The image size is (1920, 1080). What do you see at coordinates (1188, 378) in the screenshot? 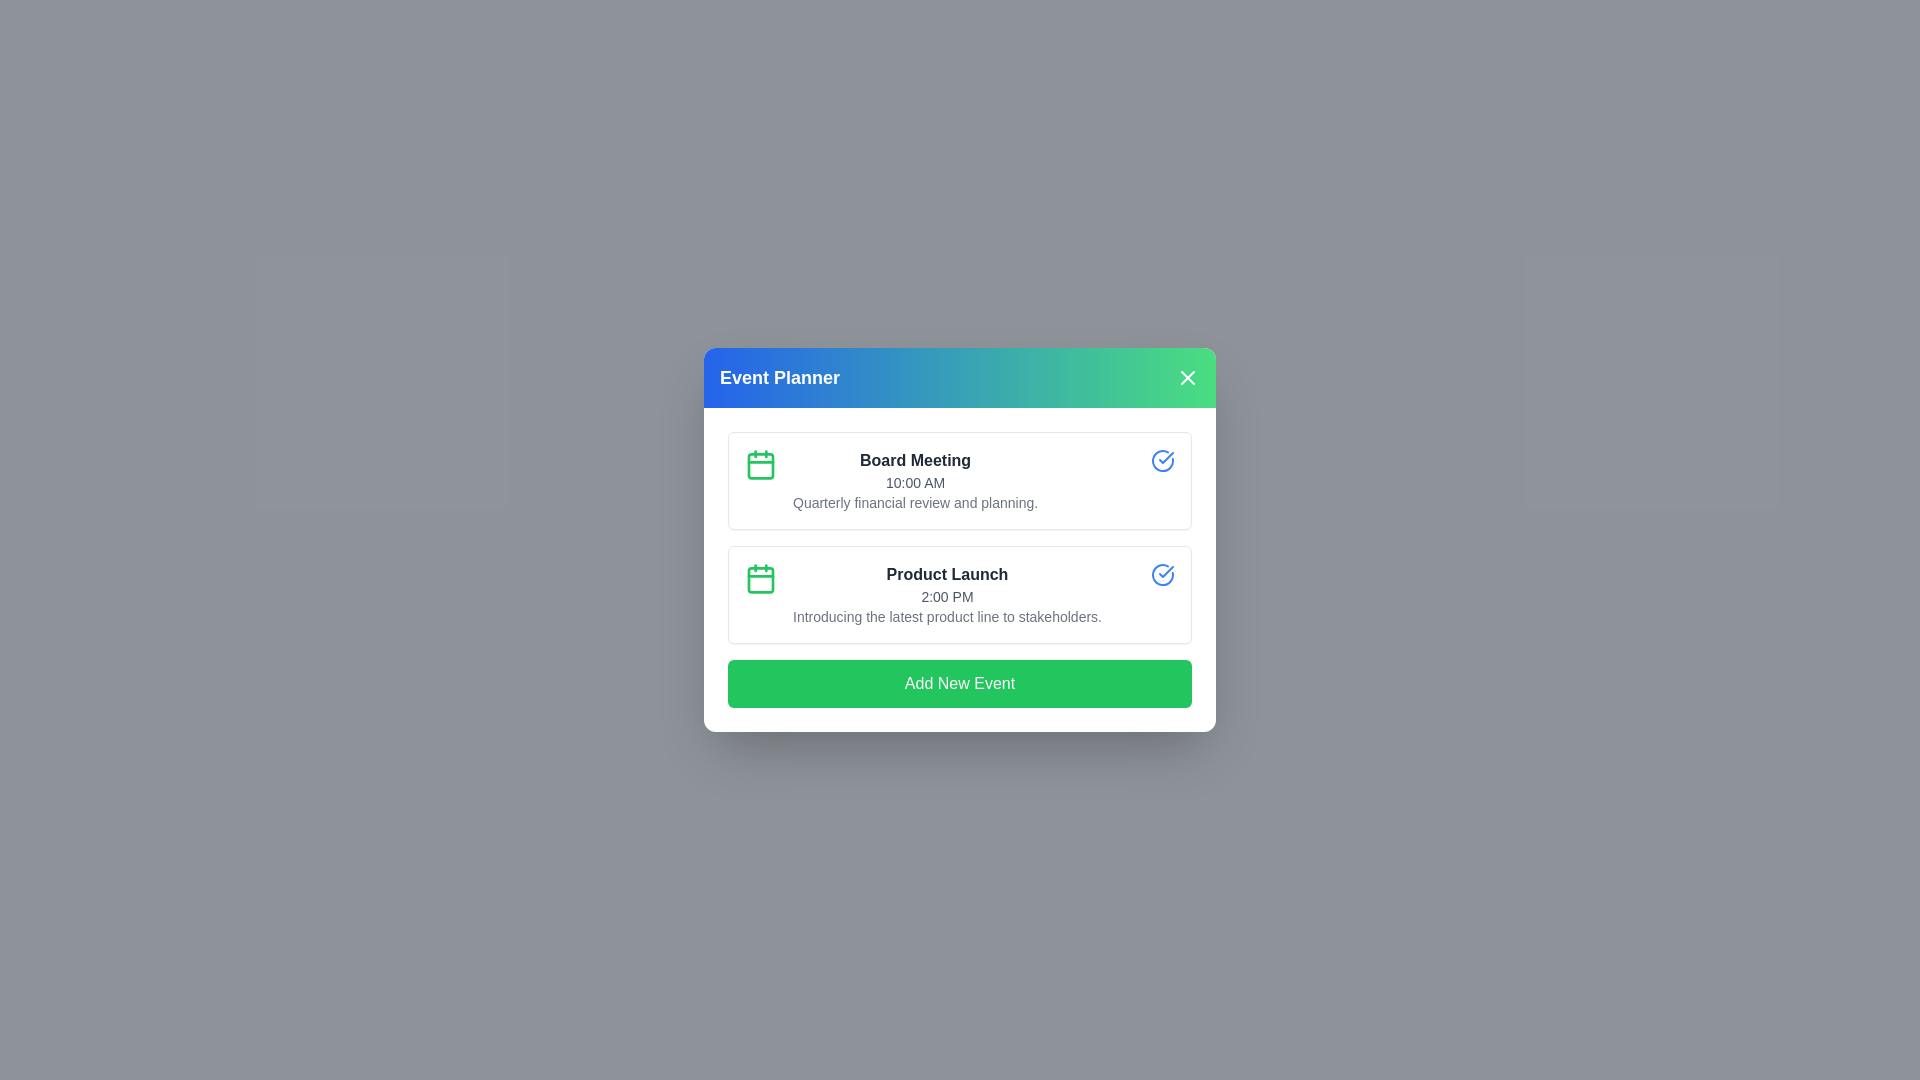
I see `the close button, which is a cross-shaped icon ('X') in white on a green circular background, located at the top right corner of the header bar with the text 'Event Planner'` at bounding box center [1188, 378].